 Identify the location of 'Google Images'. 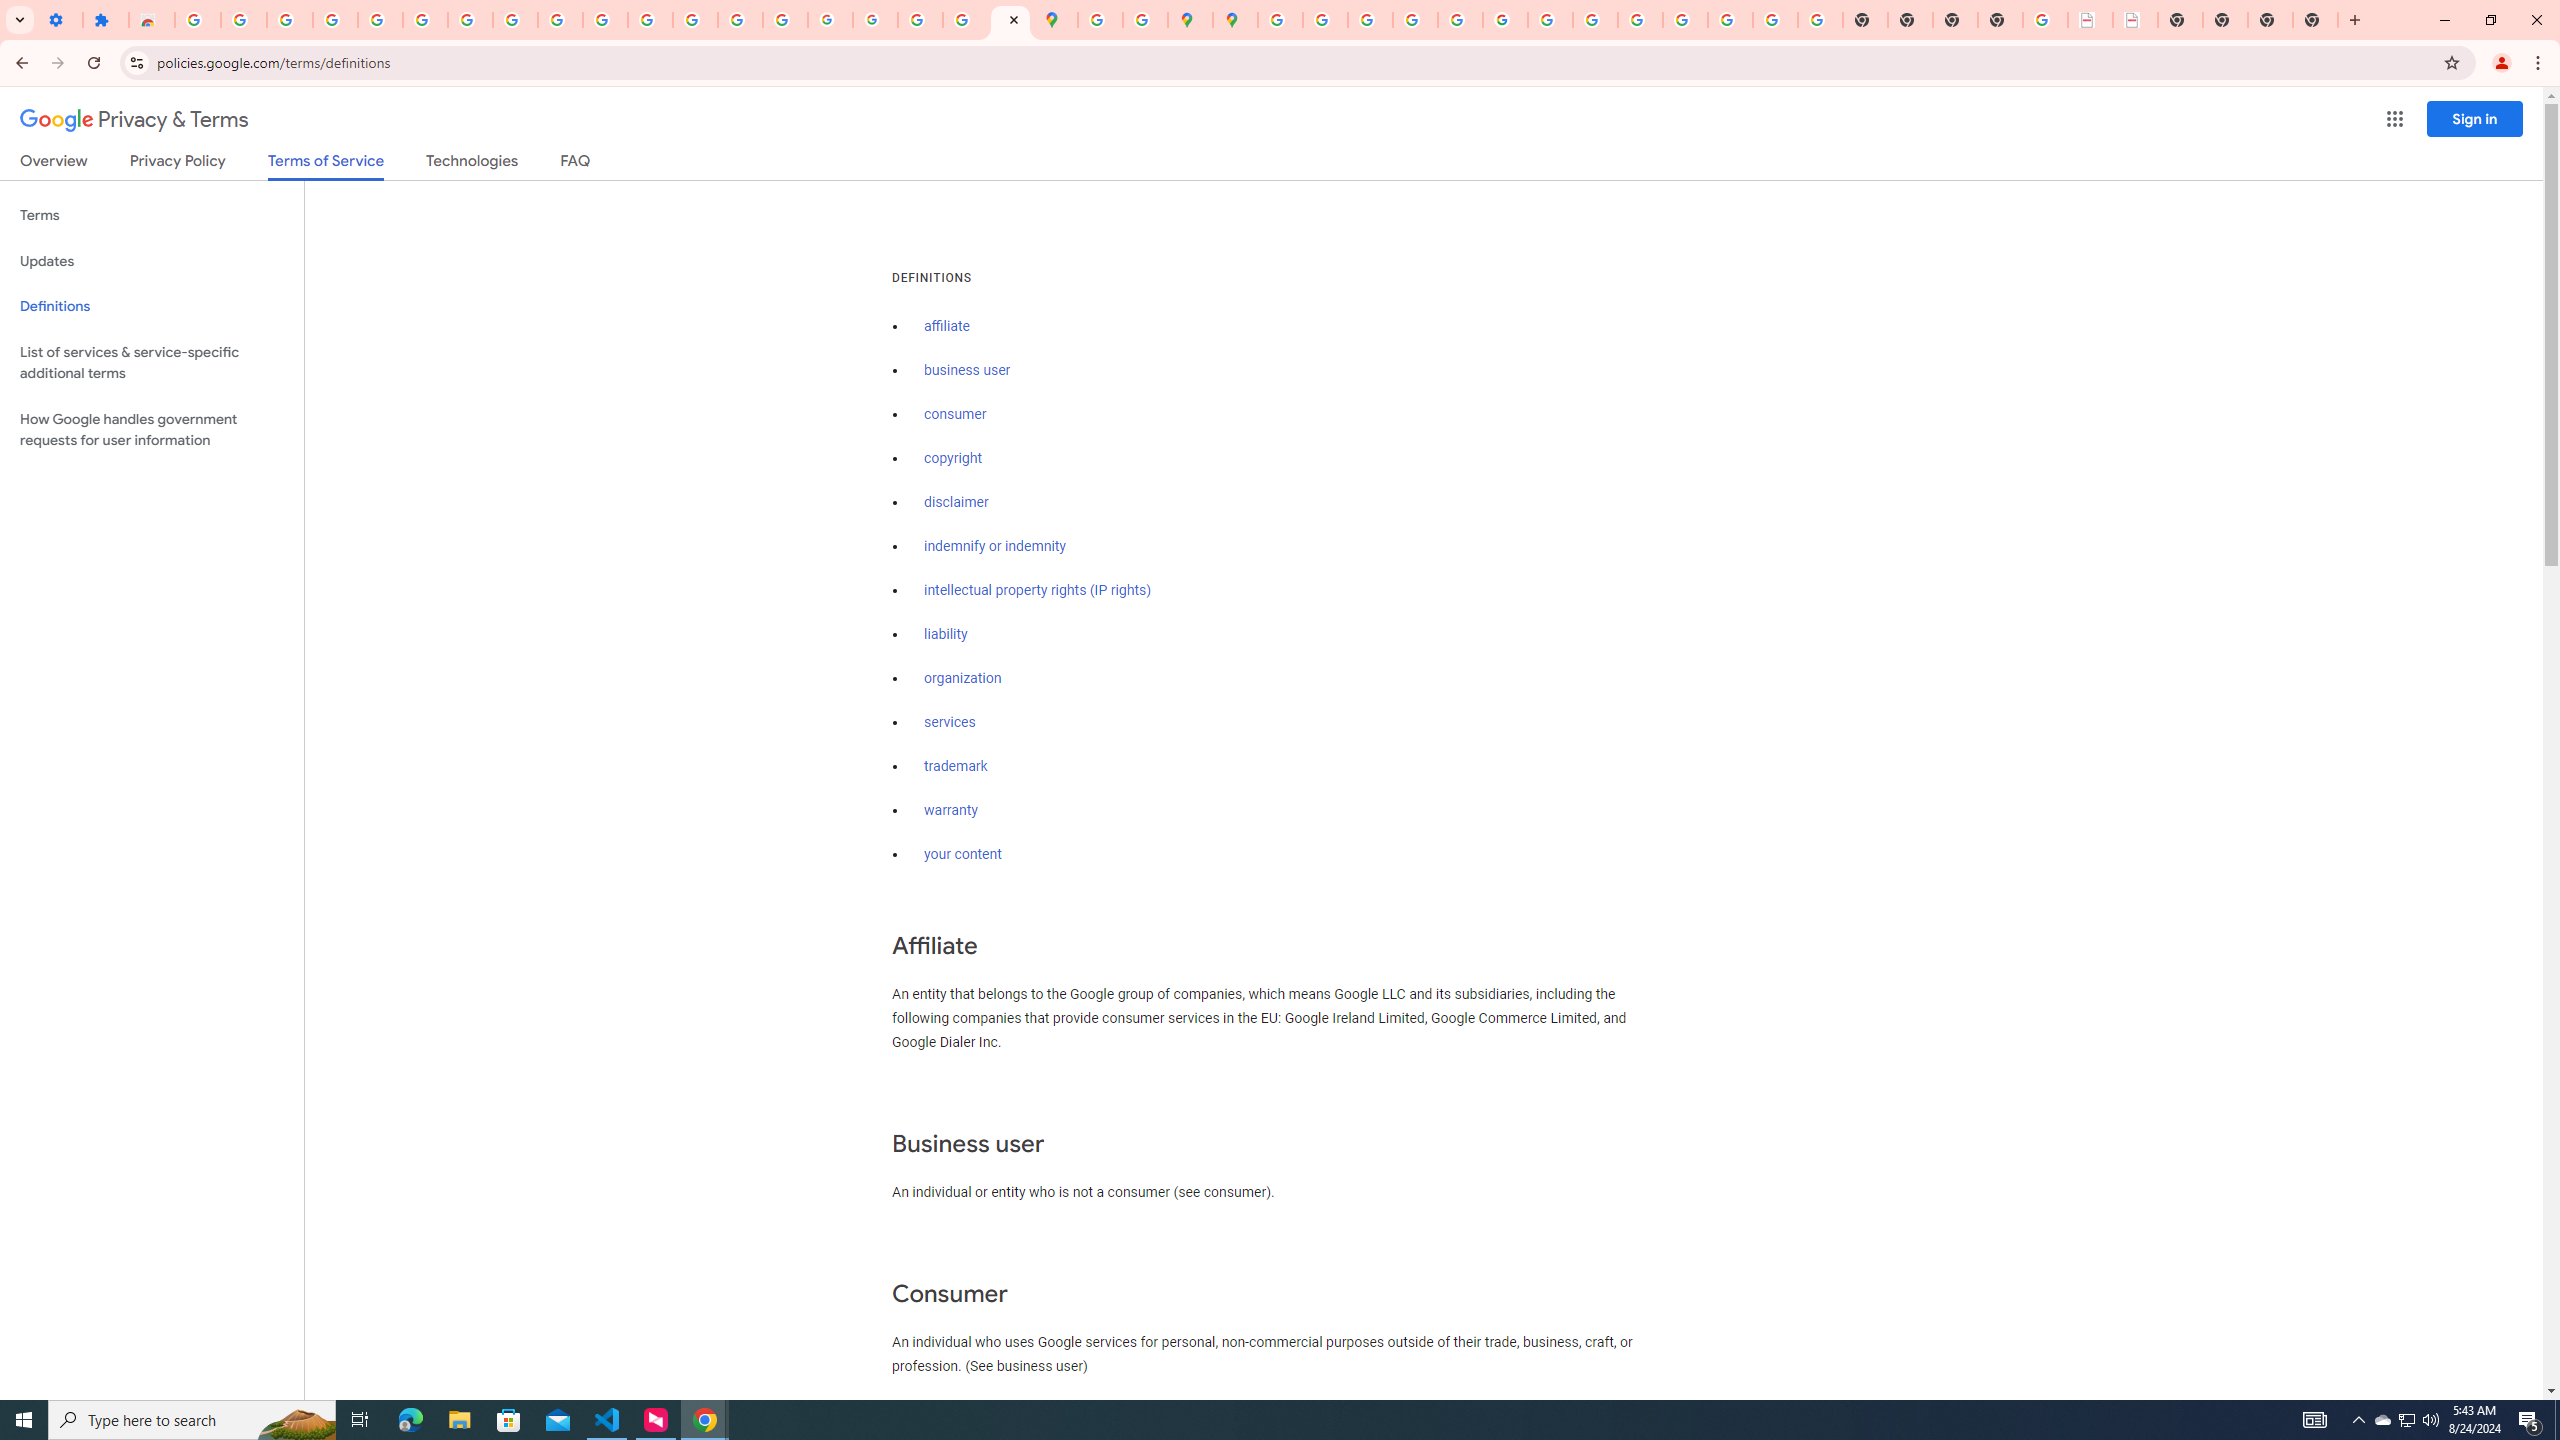
(1819, 19).